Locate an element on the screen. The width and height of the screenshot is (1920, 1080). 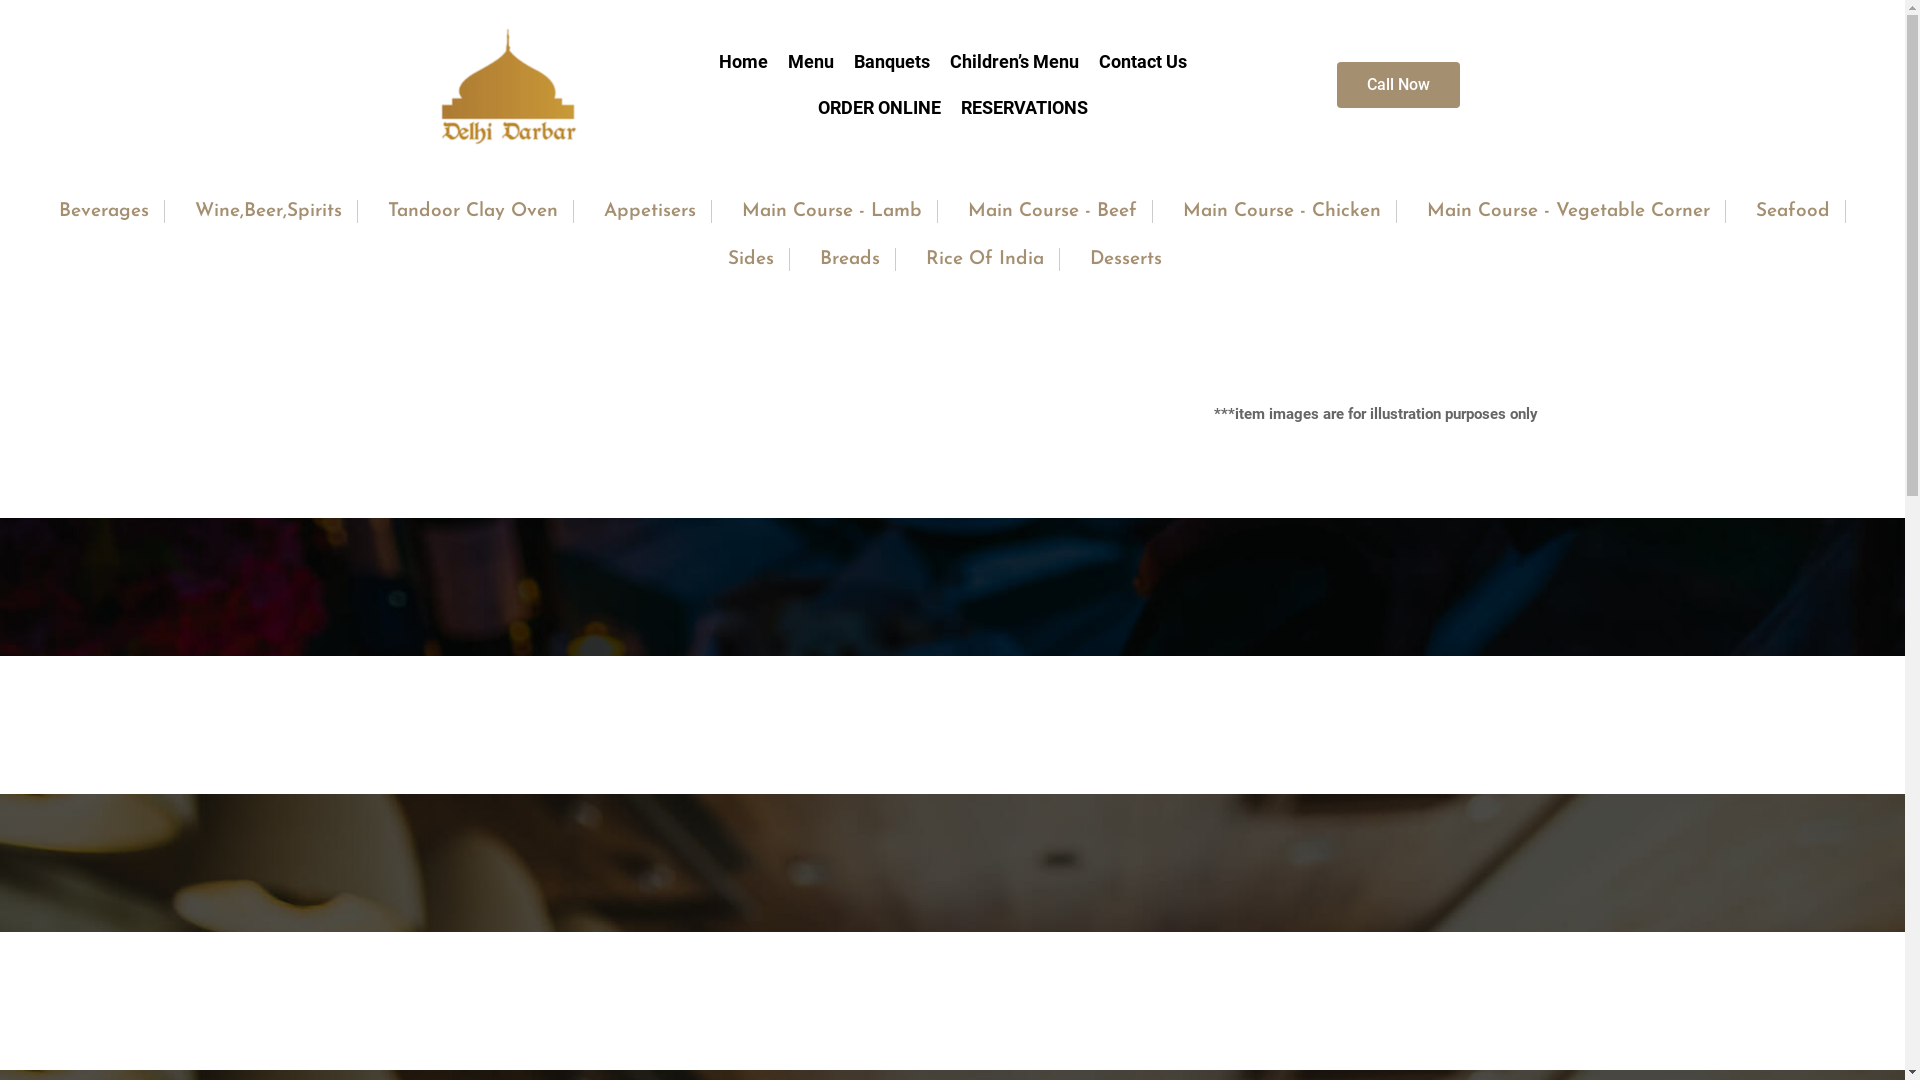
'Menu' is located at coordinates (811, 60).